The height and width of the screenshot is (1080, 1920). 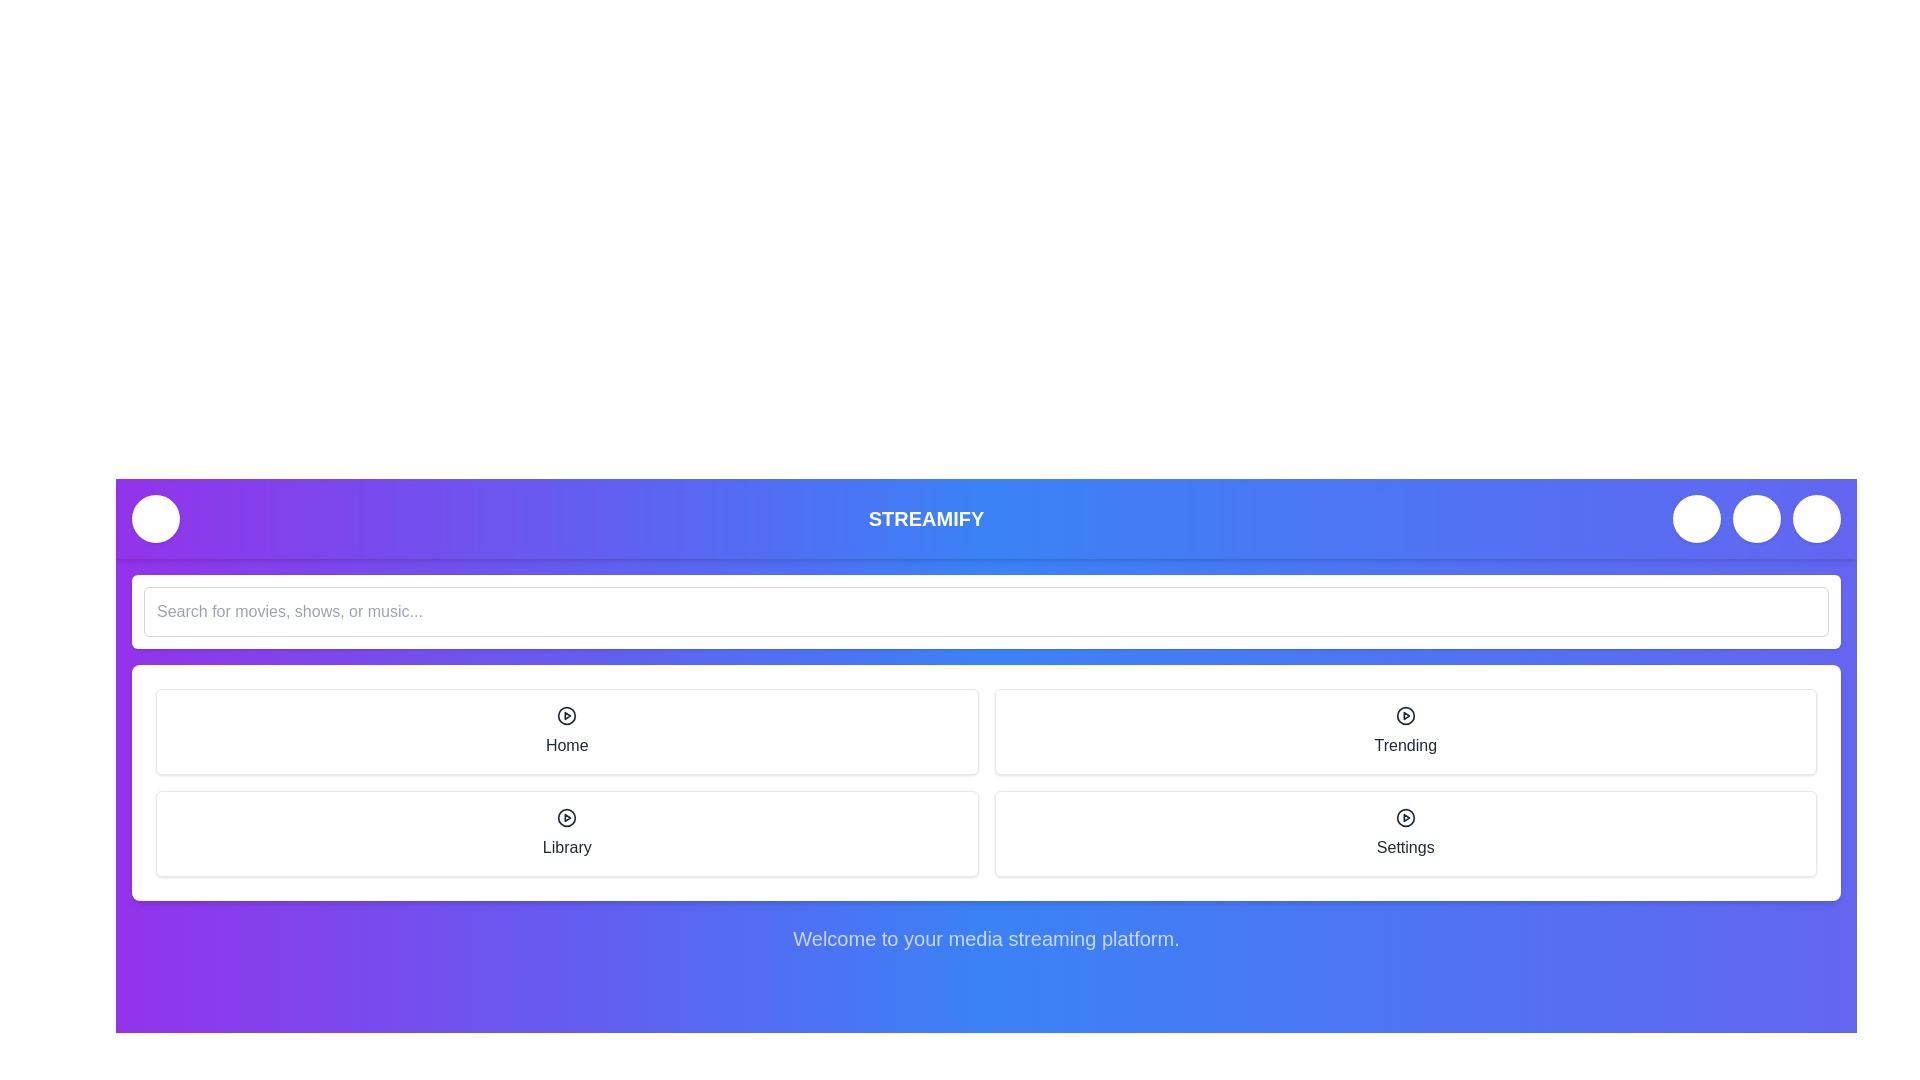 I want to click on the menu toggle button to change its visibility, so click(x=155, y=518).